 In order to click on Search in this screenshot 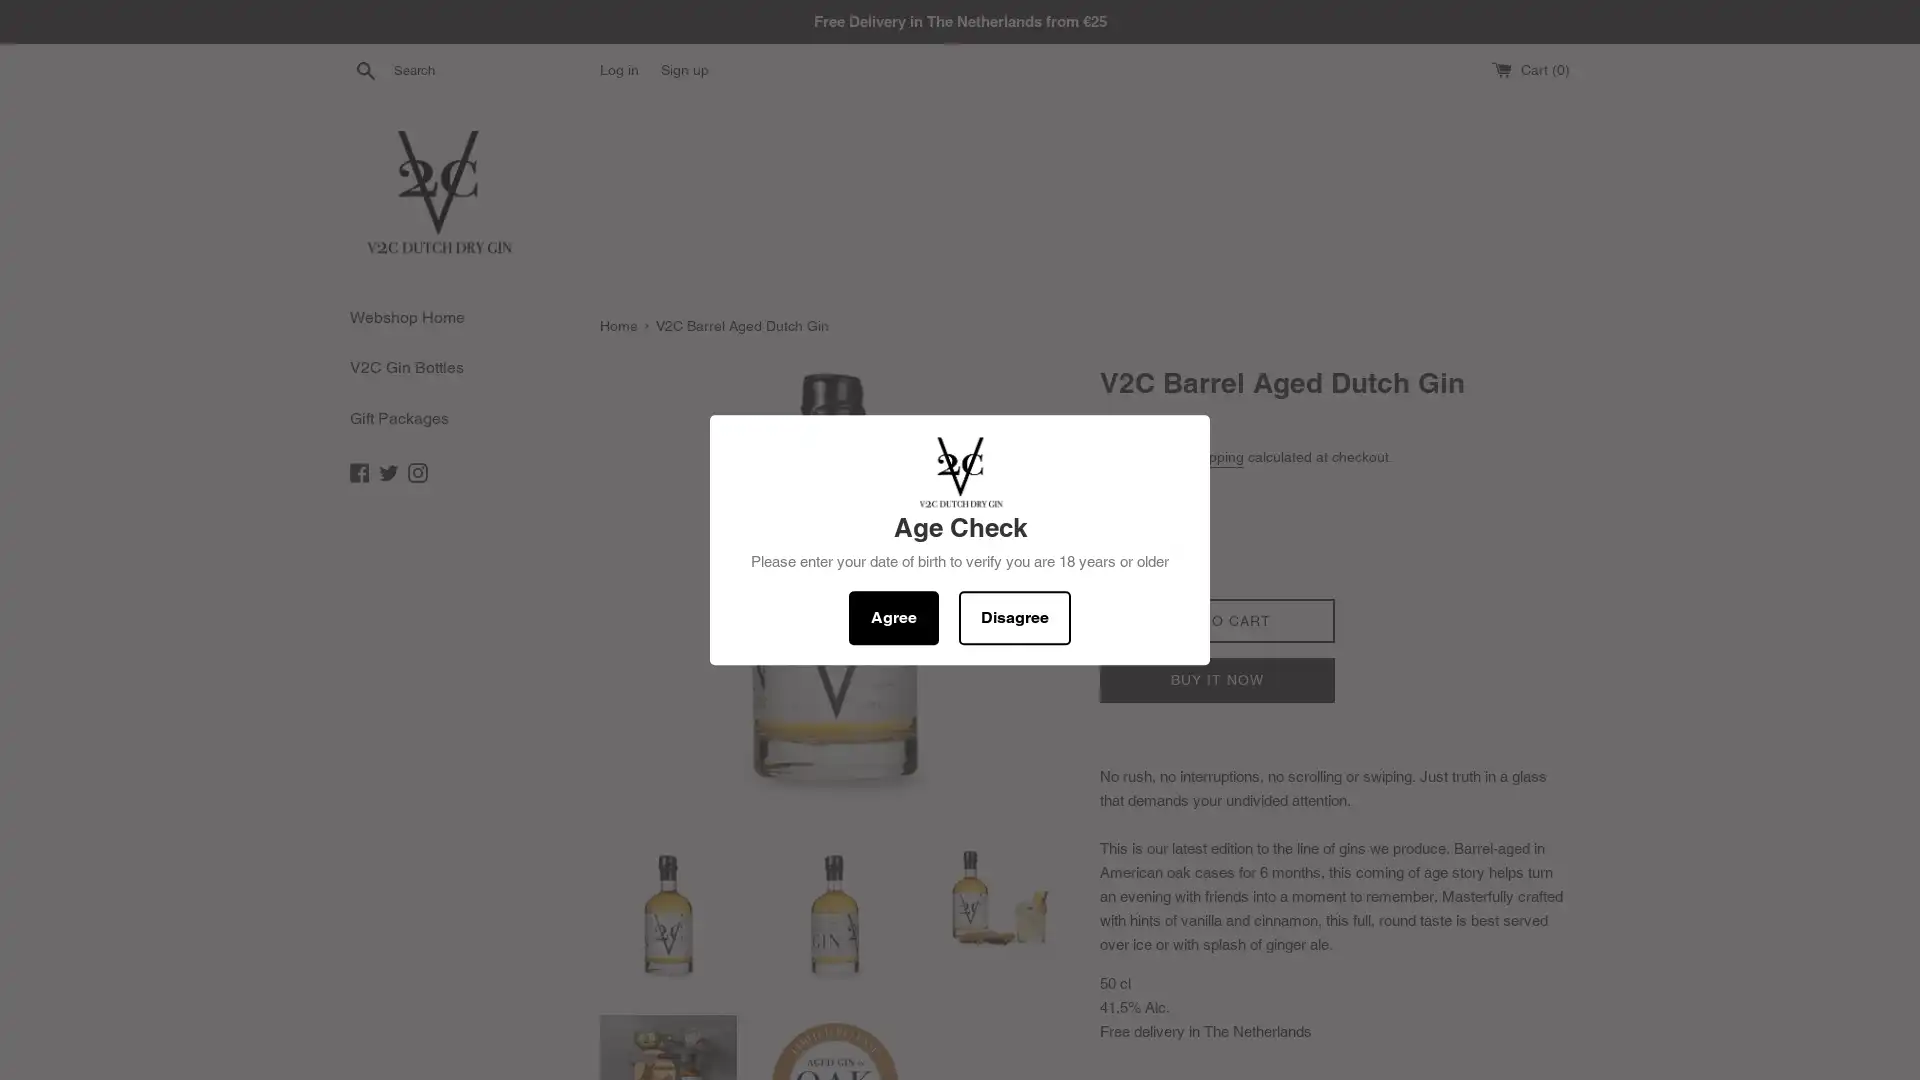, I will do `click(365, 68)`.